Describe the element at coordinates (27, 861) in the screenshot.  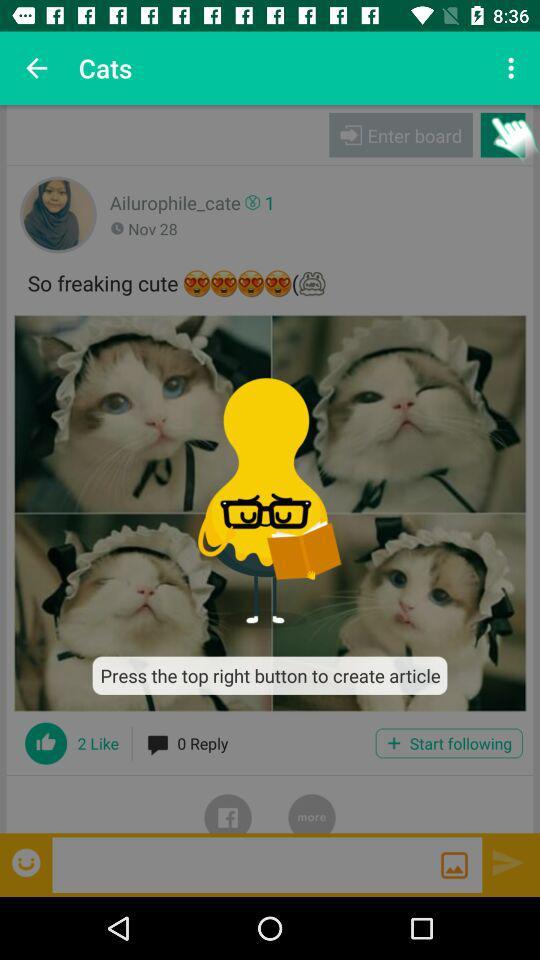
I see `emoticon page` at that location.